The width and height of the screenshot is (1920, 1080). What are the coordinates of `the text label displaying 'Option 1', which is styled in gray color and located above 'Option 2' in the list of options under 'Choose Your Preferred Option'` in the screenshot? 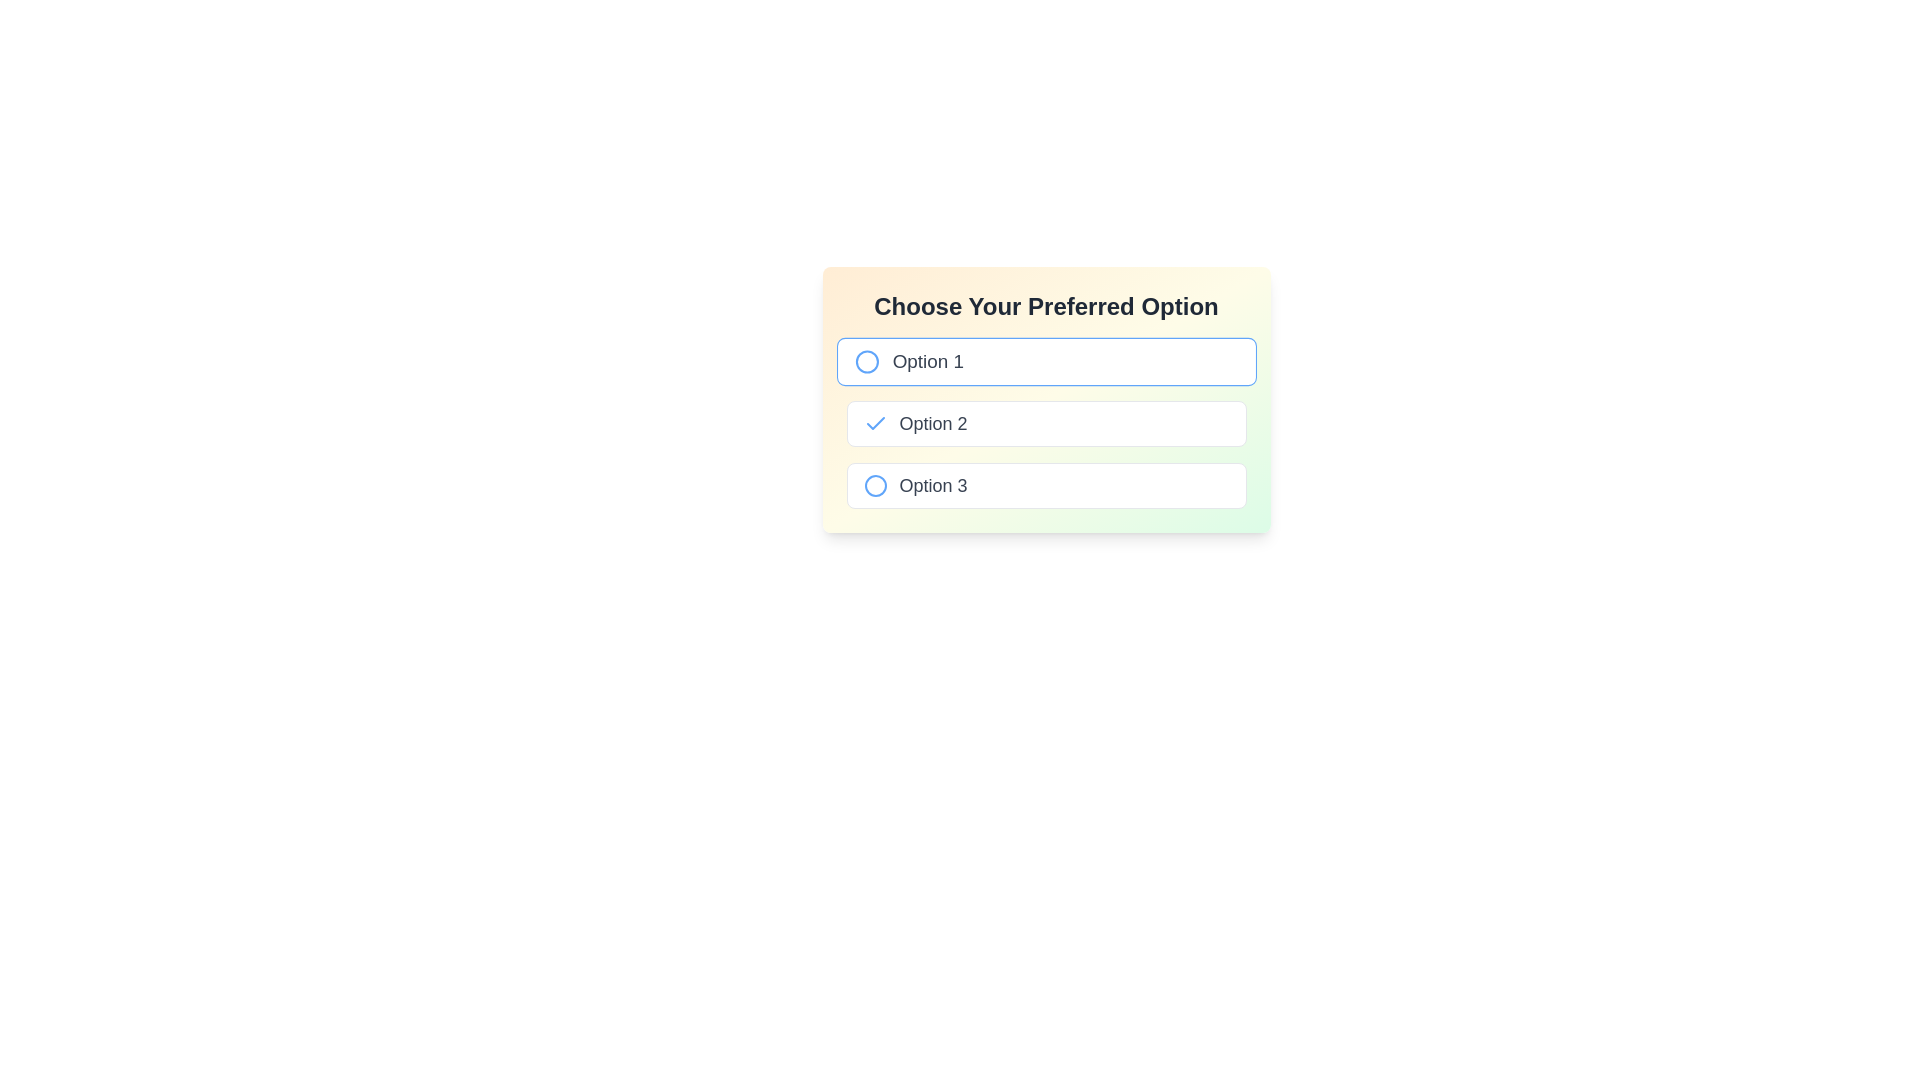 It's located at (926, 362).